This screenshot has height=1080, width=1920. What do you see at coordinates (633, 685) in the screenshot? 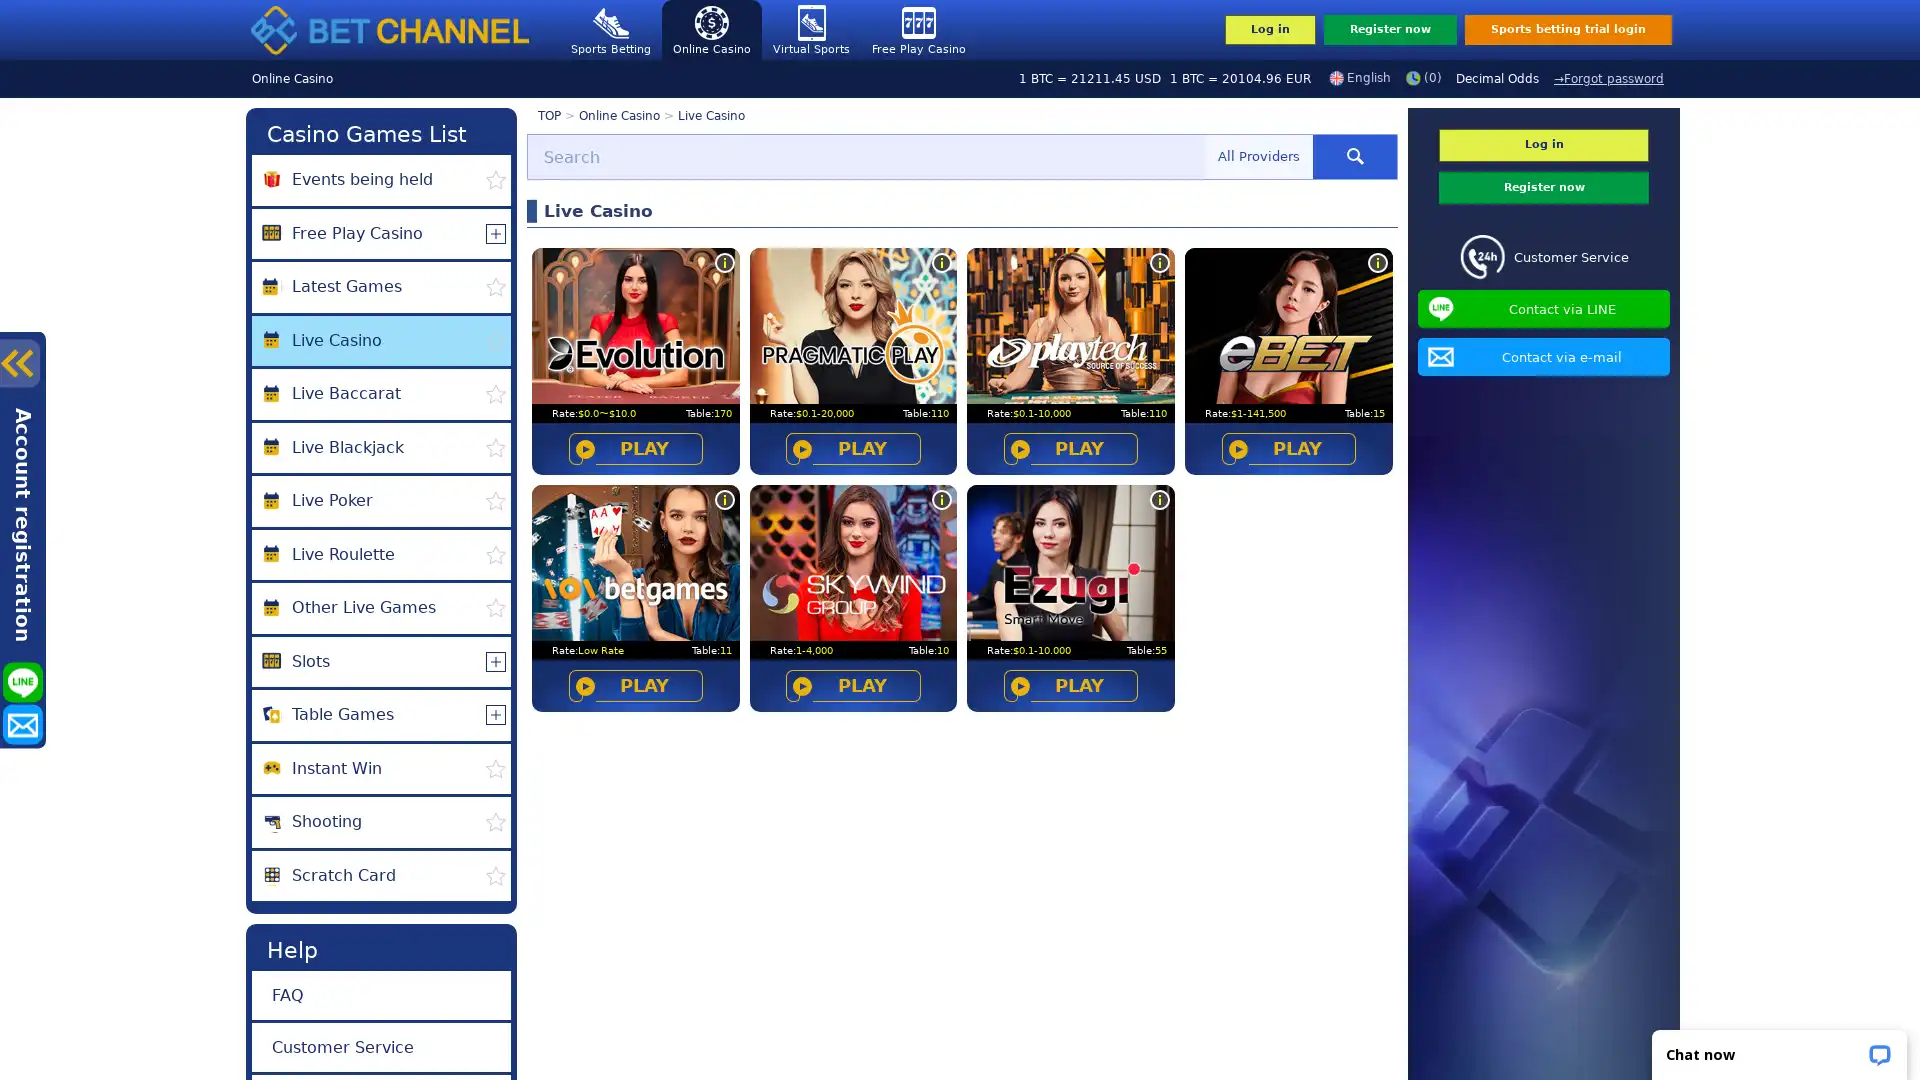
I see `PLAY` at bounding box center [633, 685].